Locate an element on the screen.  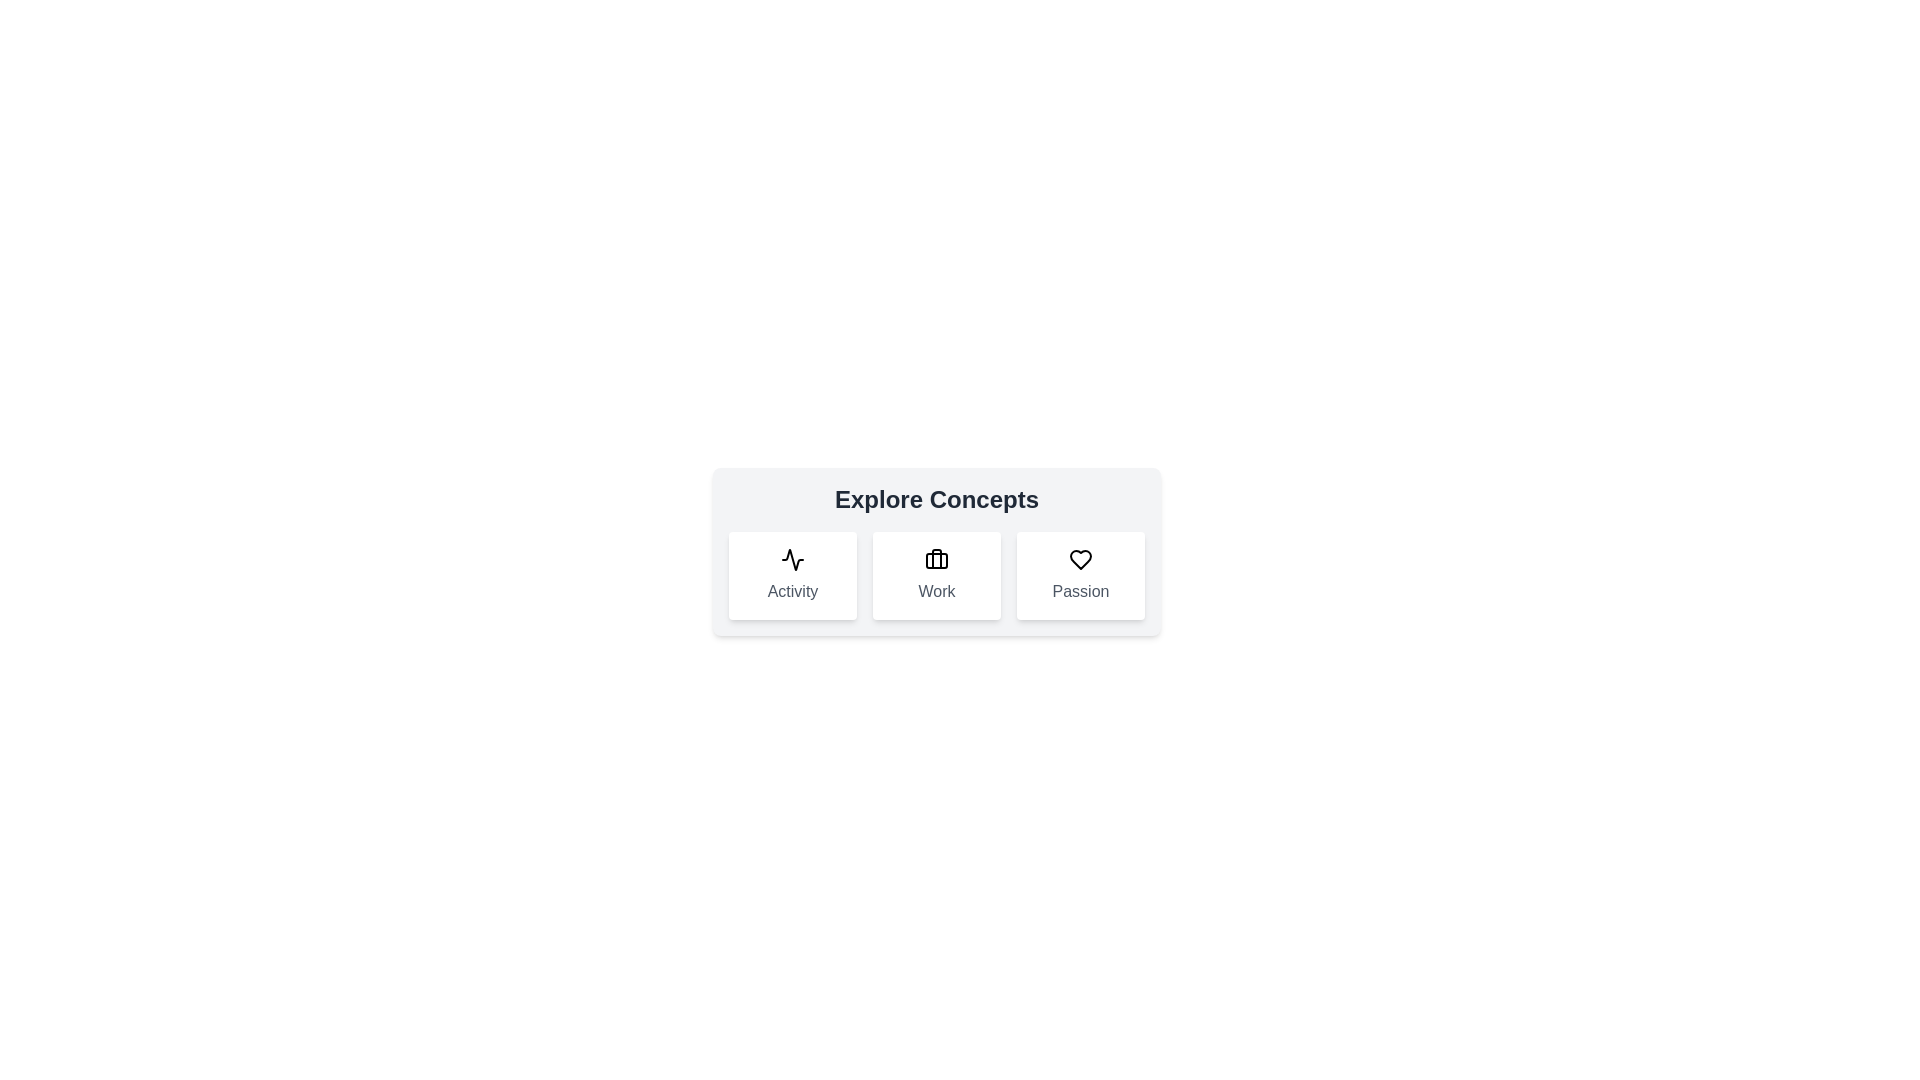
the selectable item with icon and label representing the 'Work' category, located centrally beneath the 'Explore Concepts' heading is located at coordinates (935, 575).